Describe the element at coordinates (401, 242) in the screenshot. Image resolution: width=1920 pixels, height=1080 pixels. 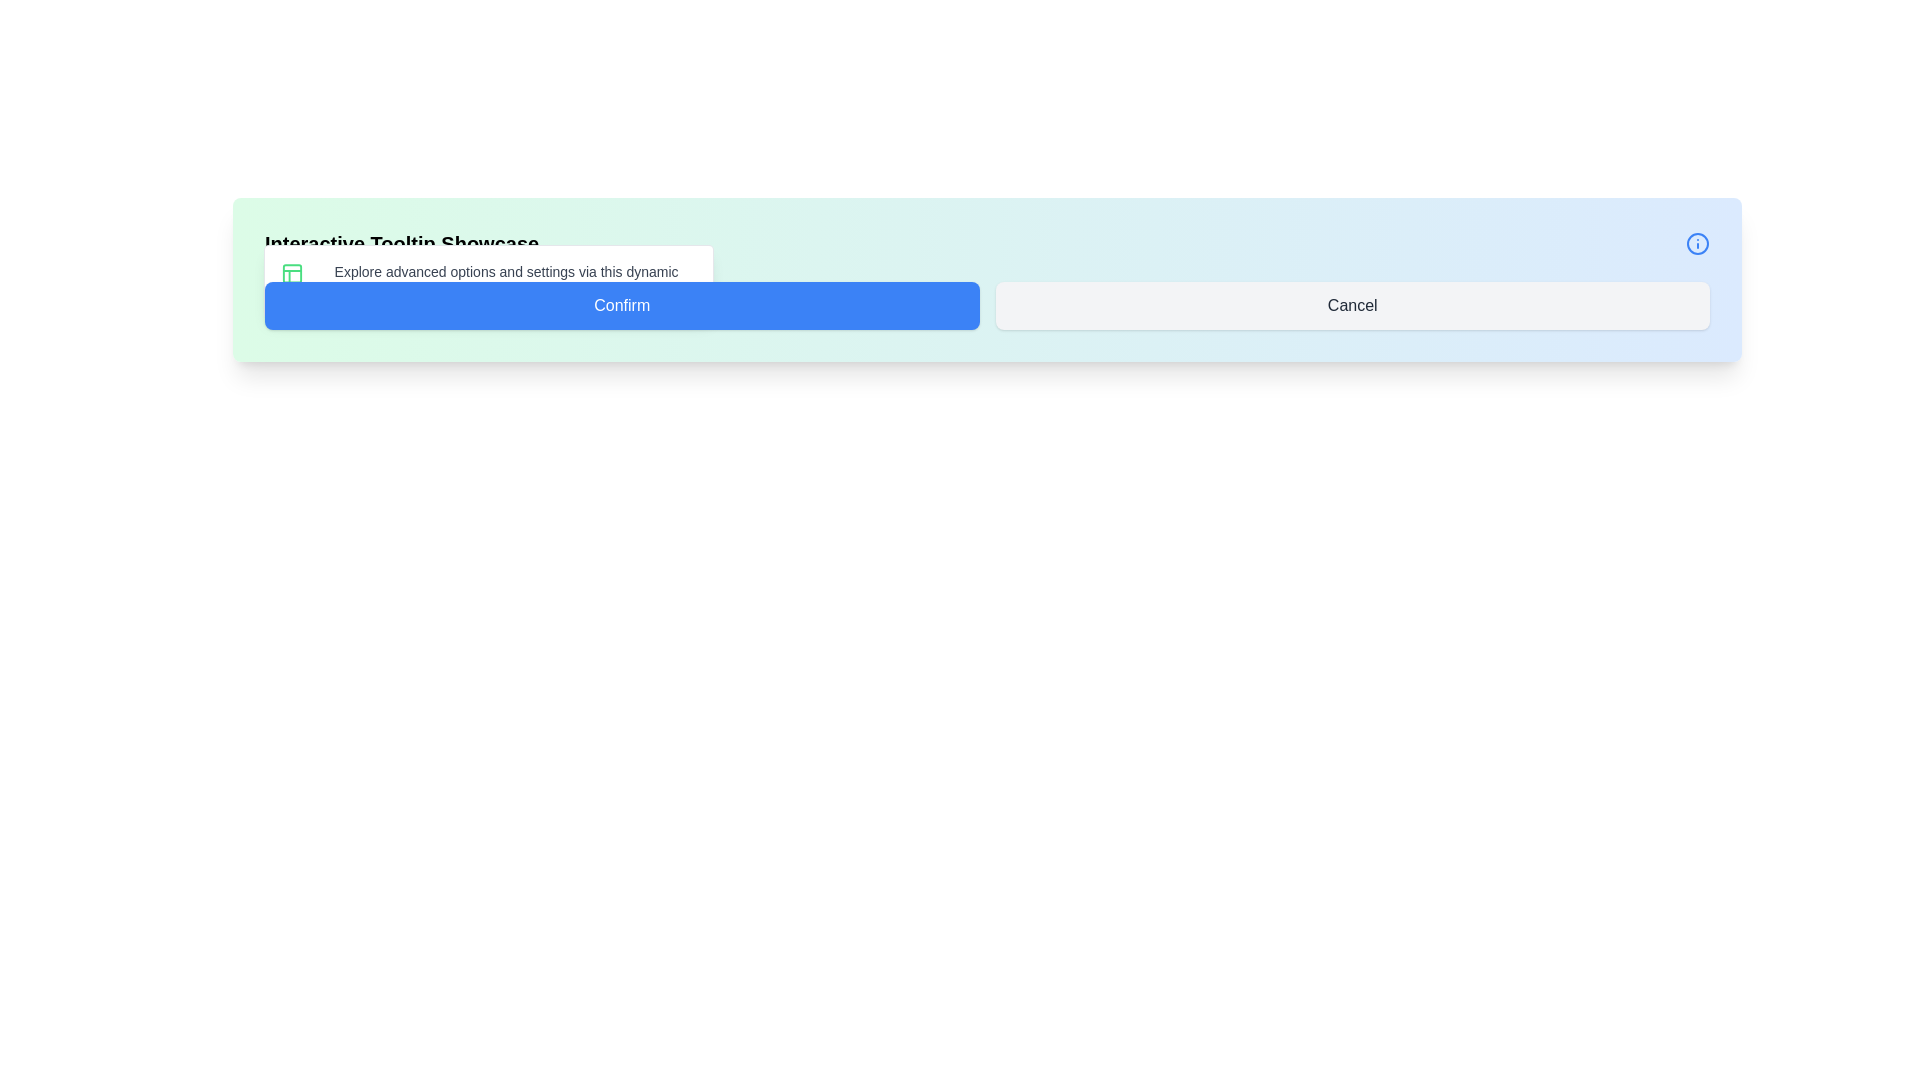
I see `text label that serves as a heading or title, positioned in the top-left corner of the interface, preceding additional iconographic elements` at that location.